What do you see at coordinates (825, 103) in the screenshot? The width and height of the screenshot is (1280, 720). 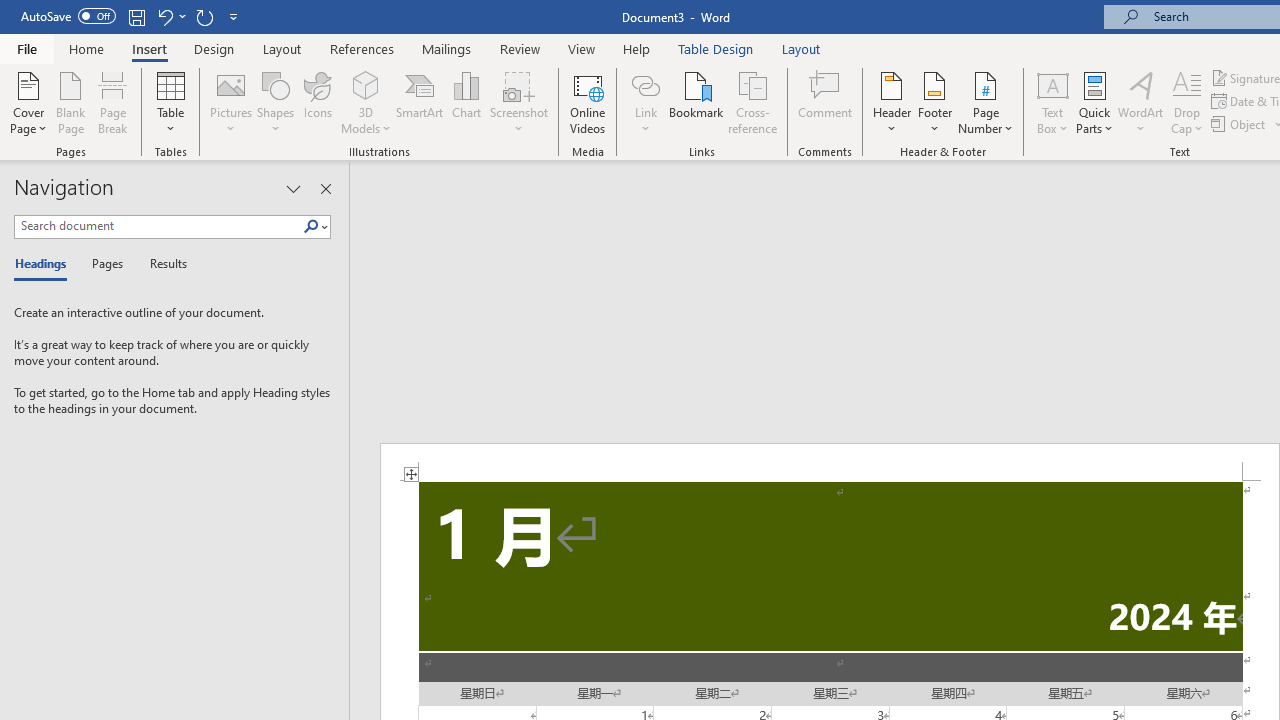 I see `'Comment'` at bounding box center [825, 103].